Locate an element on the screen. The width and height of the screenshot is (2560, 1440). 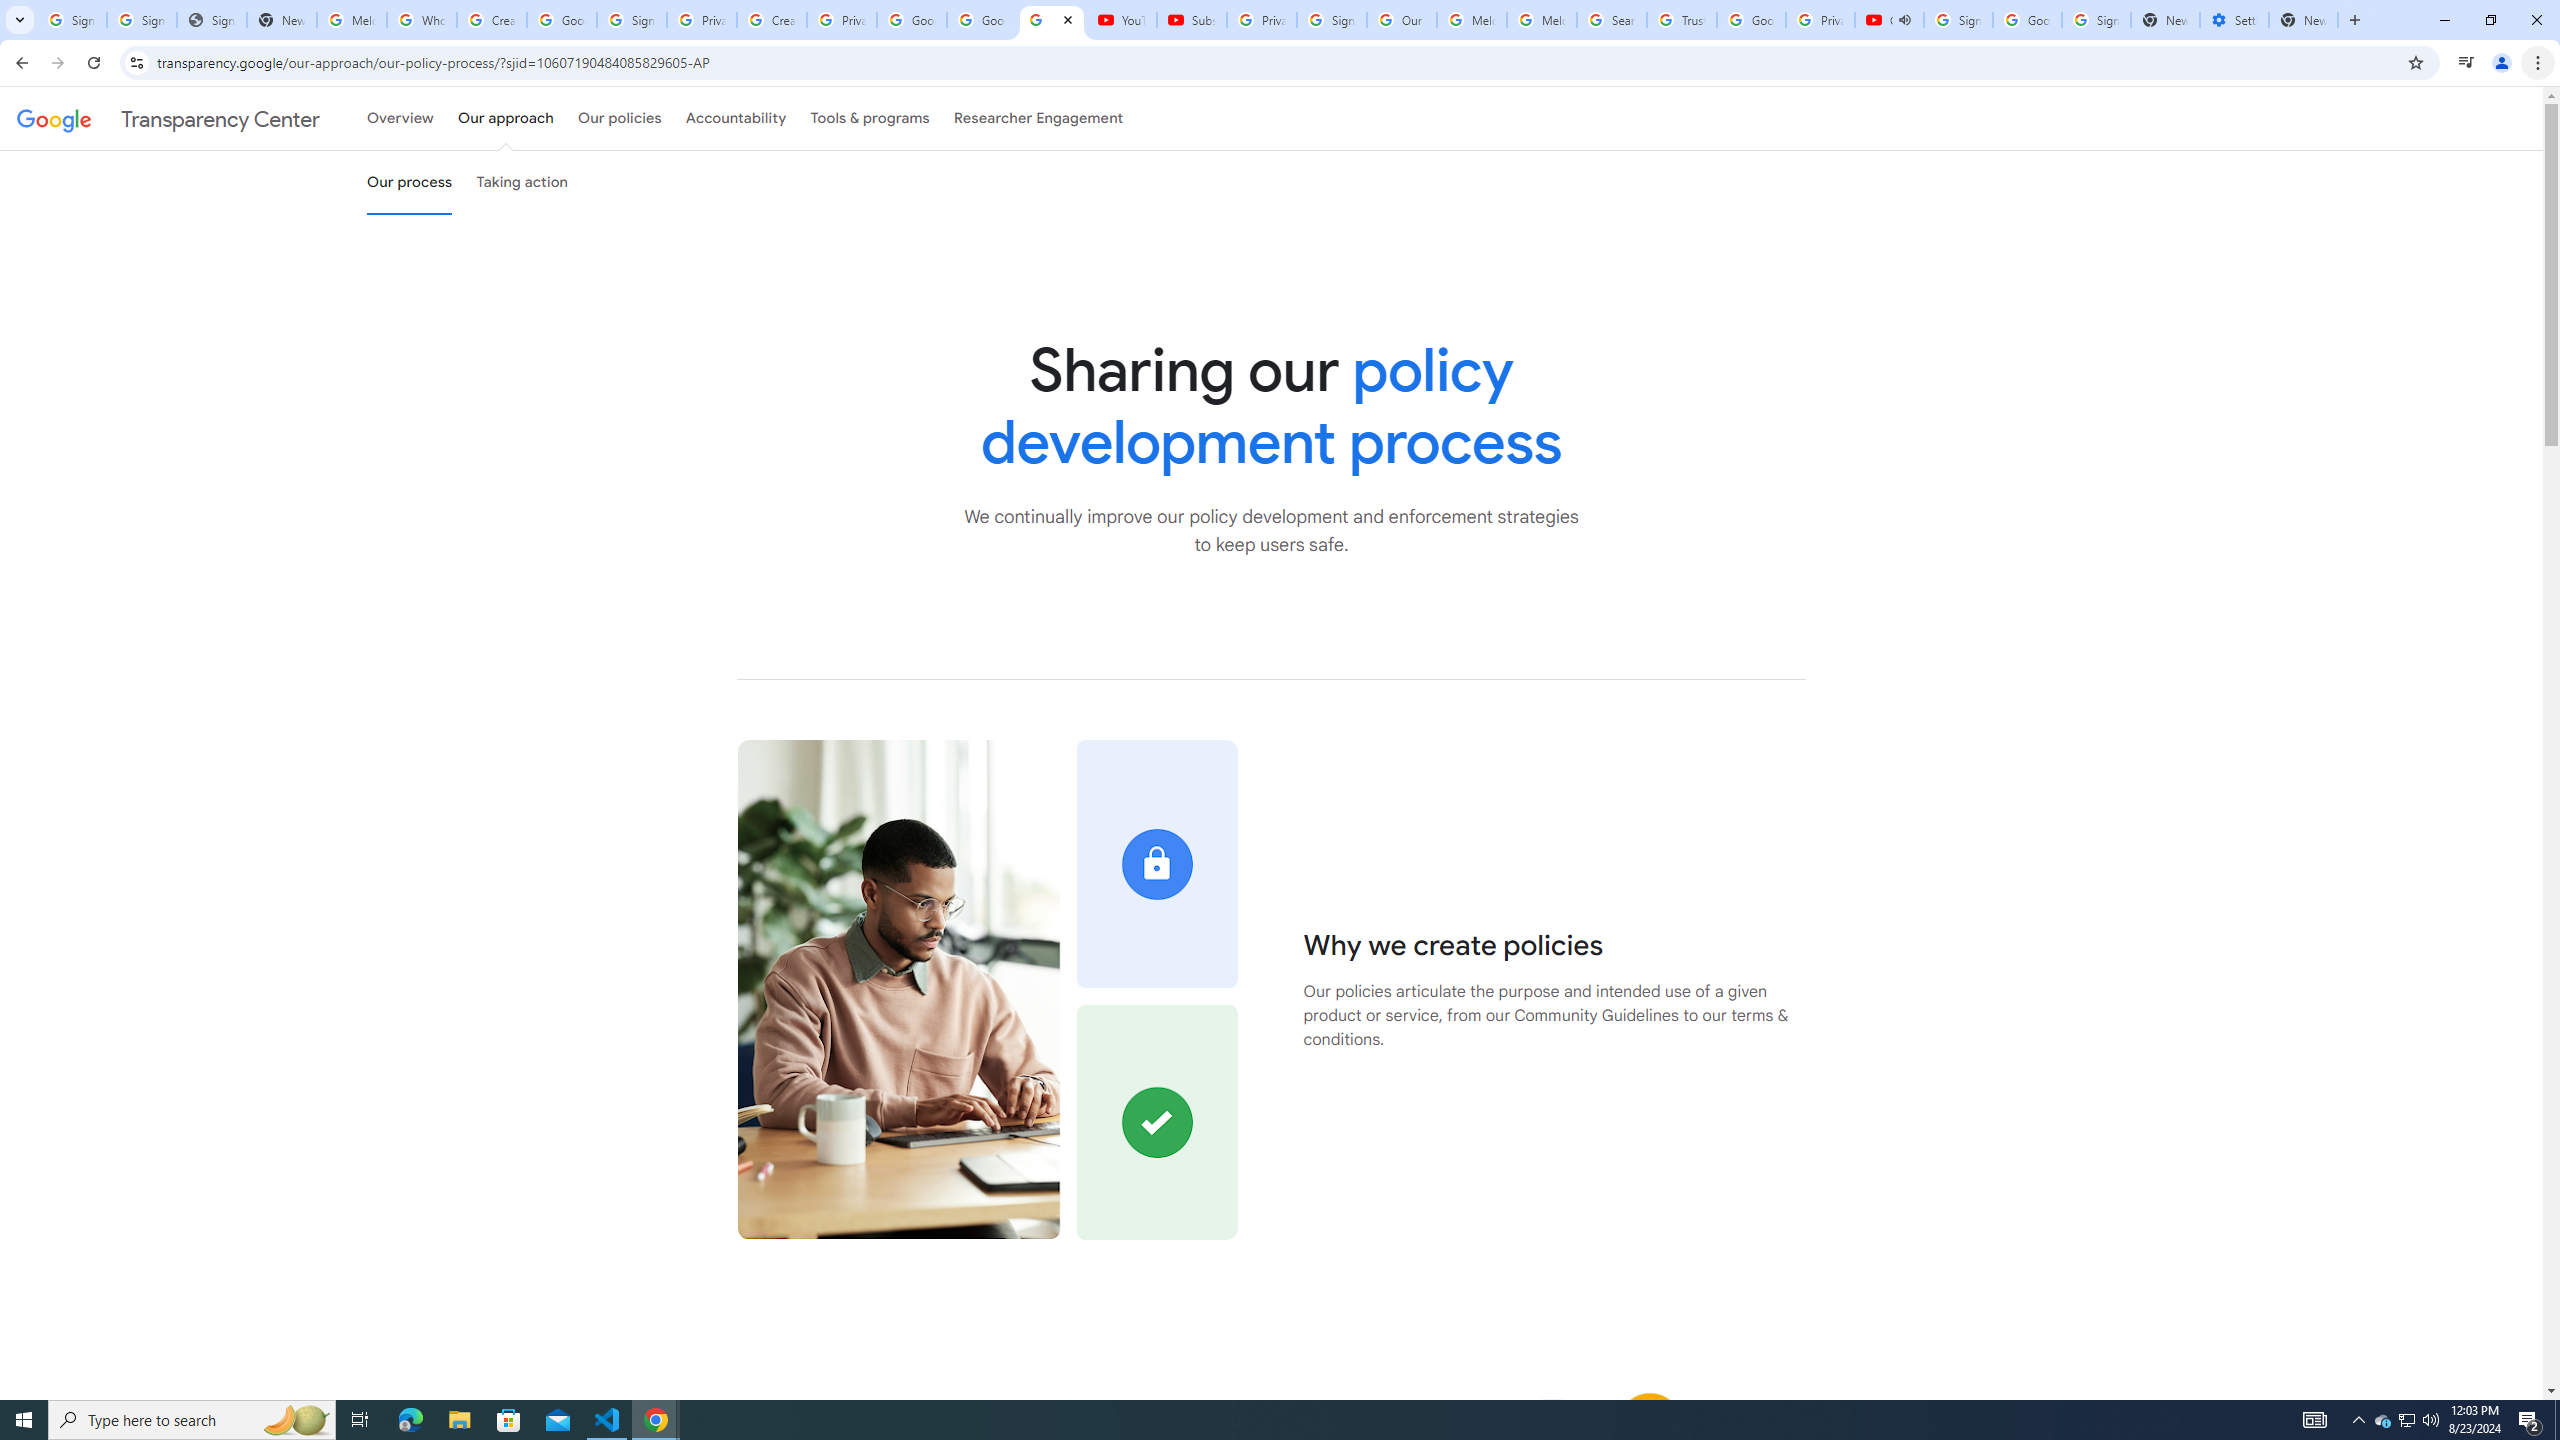
'Sign in - Google Accounts' is located at coordinates (1957, 19).